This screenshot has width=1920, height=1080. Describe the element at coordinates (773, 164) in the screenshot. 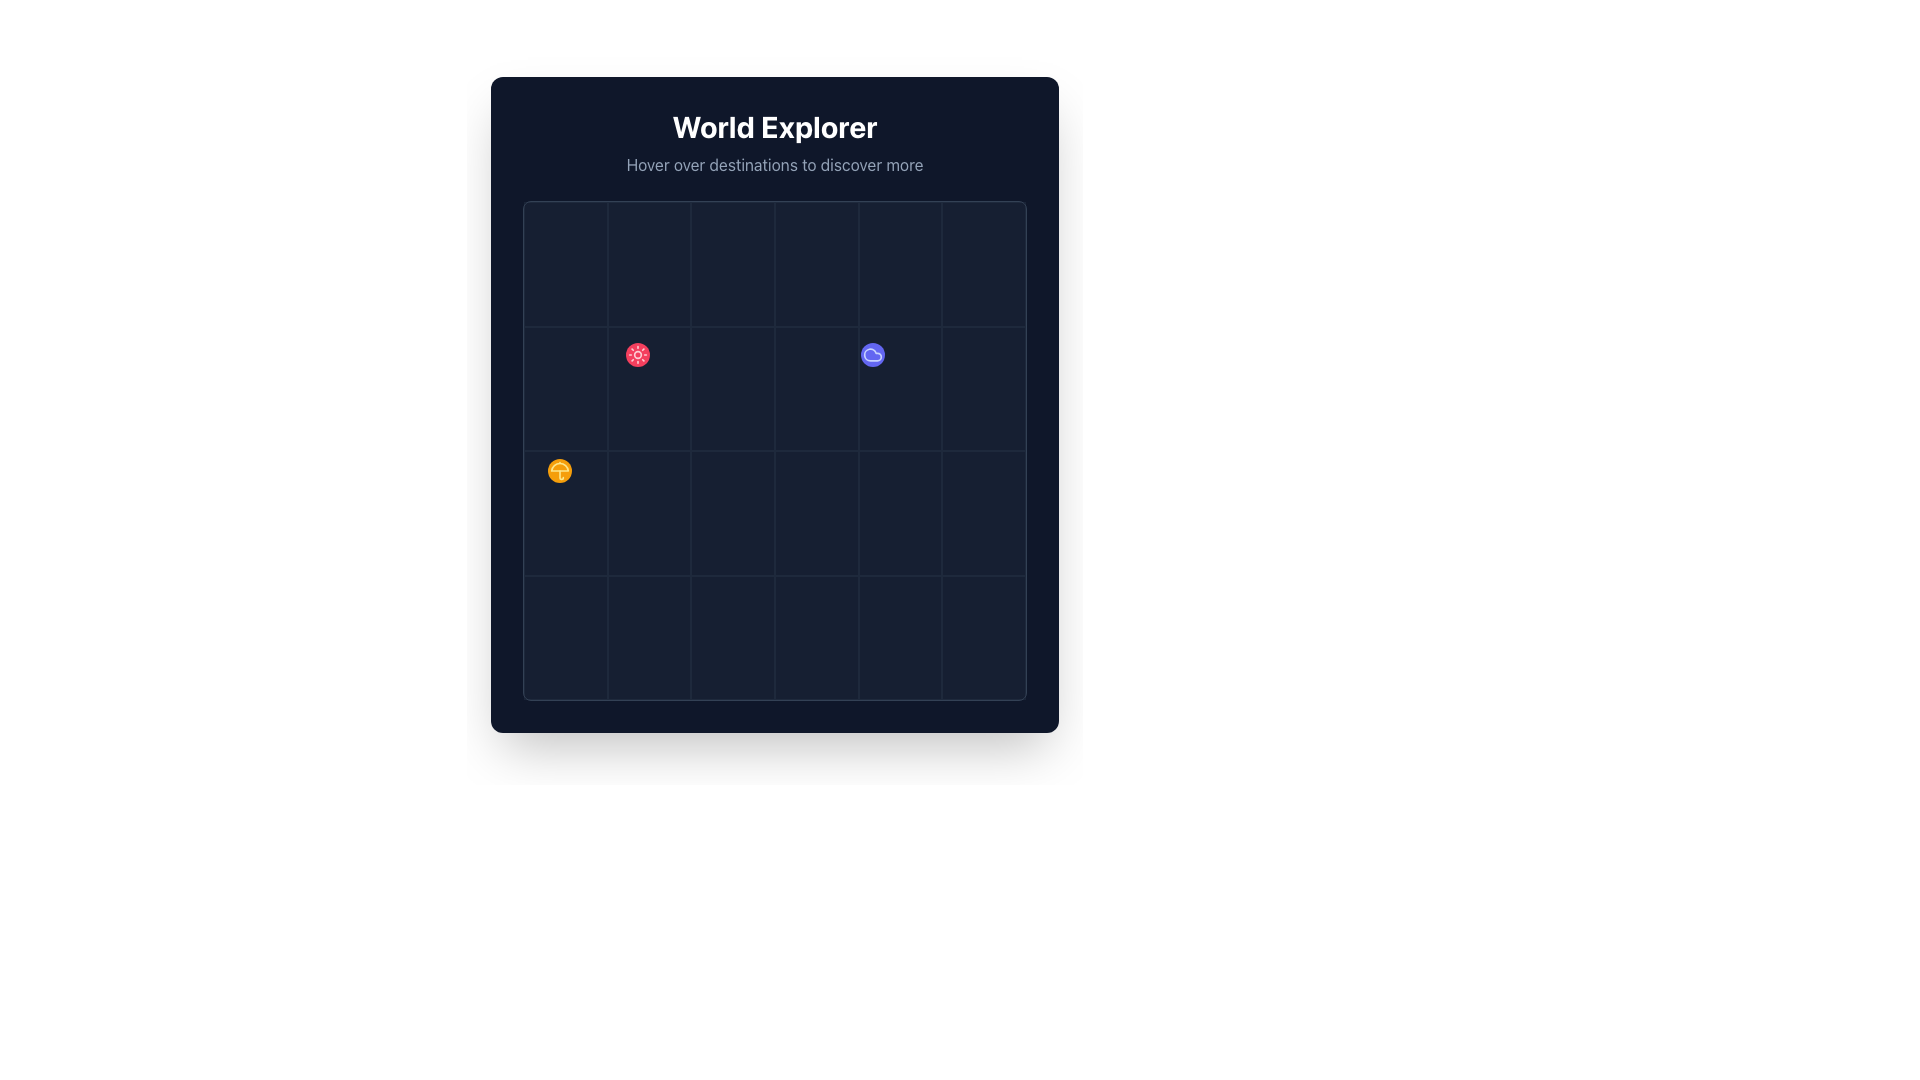

I see `the text element that says 'Hover over destinations to discover more', which is styled in light gray and located centrally below the 'World Explorer' heading` at that location.